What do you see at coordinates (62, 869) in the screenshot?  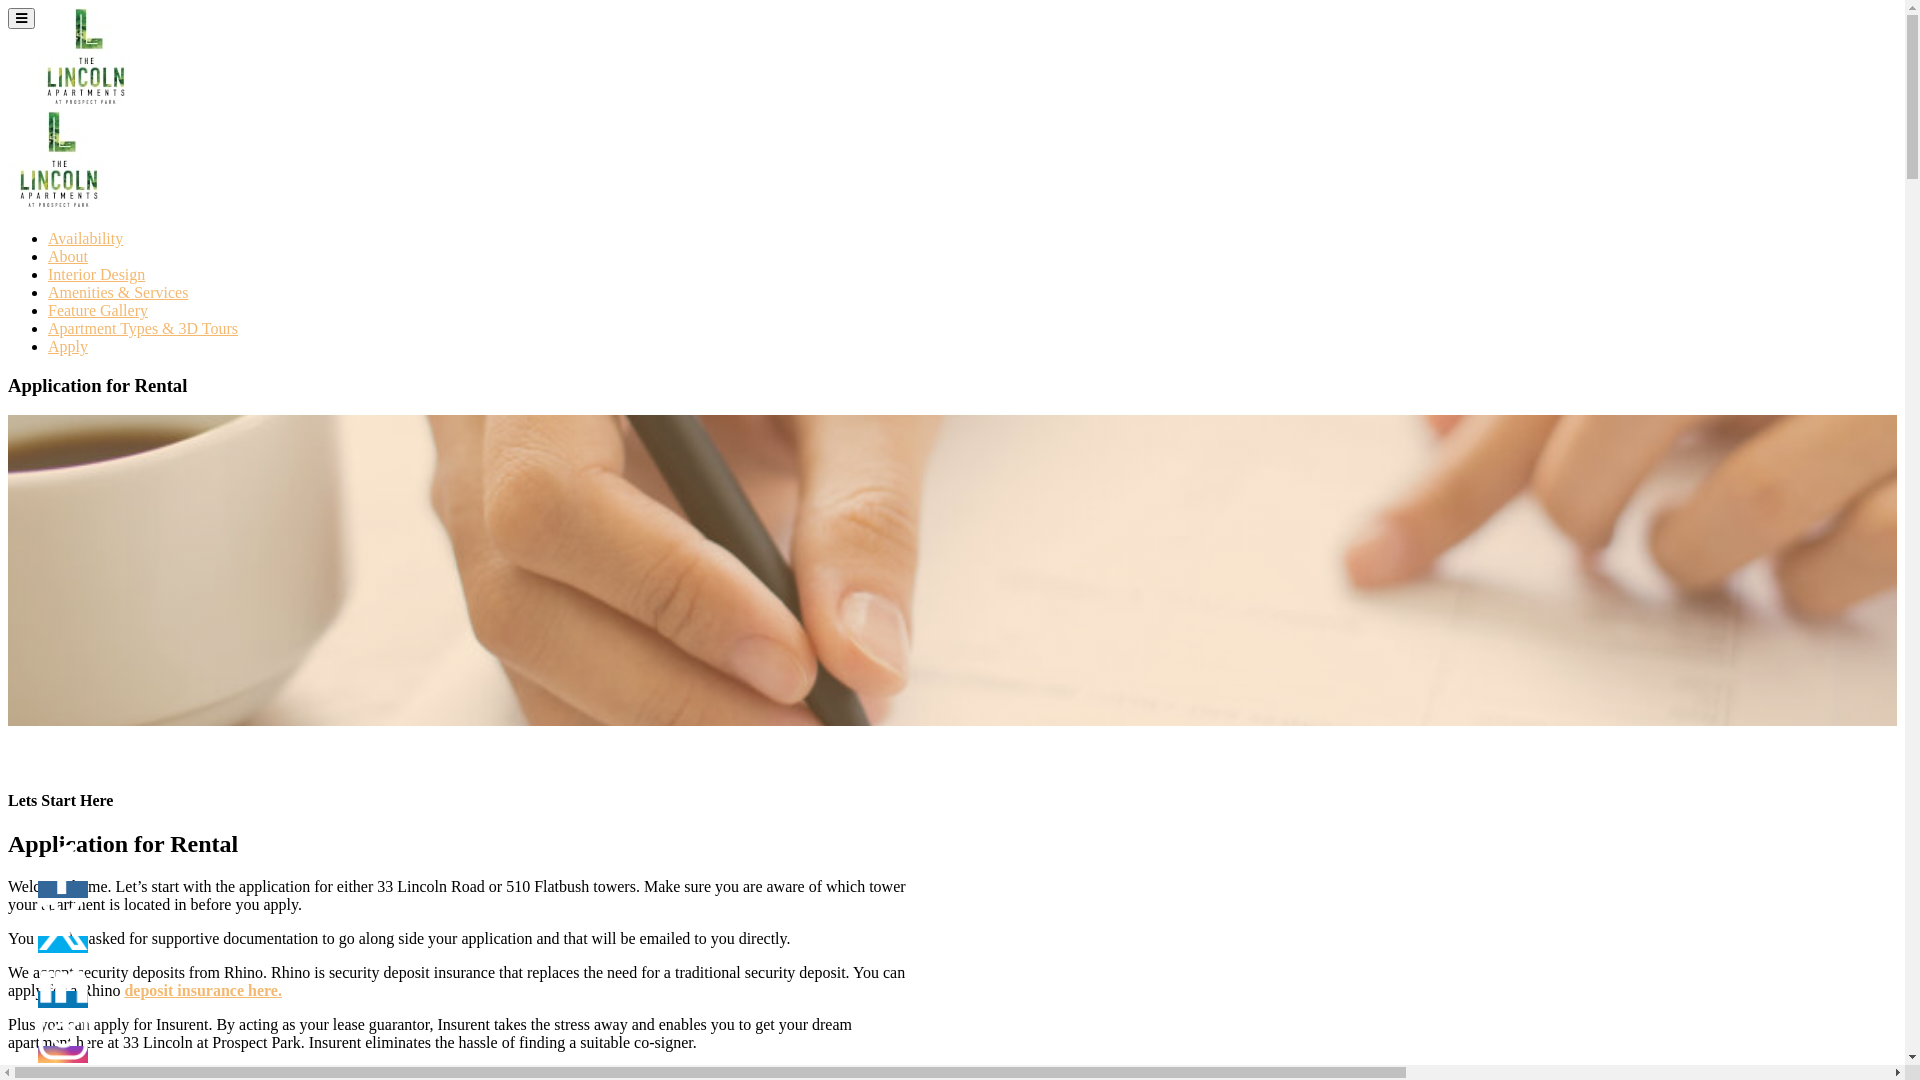 I see `'Facebook'` at bounding box center [62, 869].